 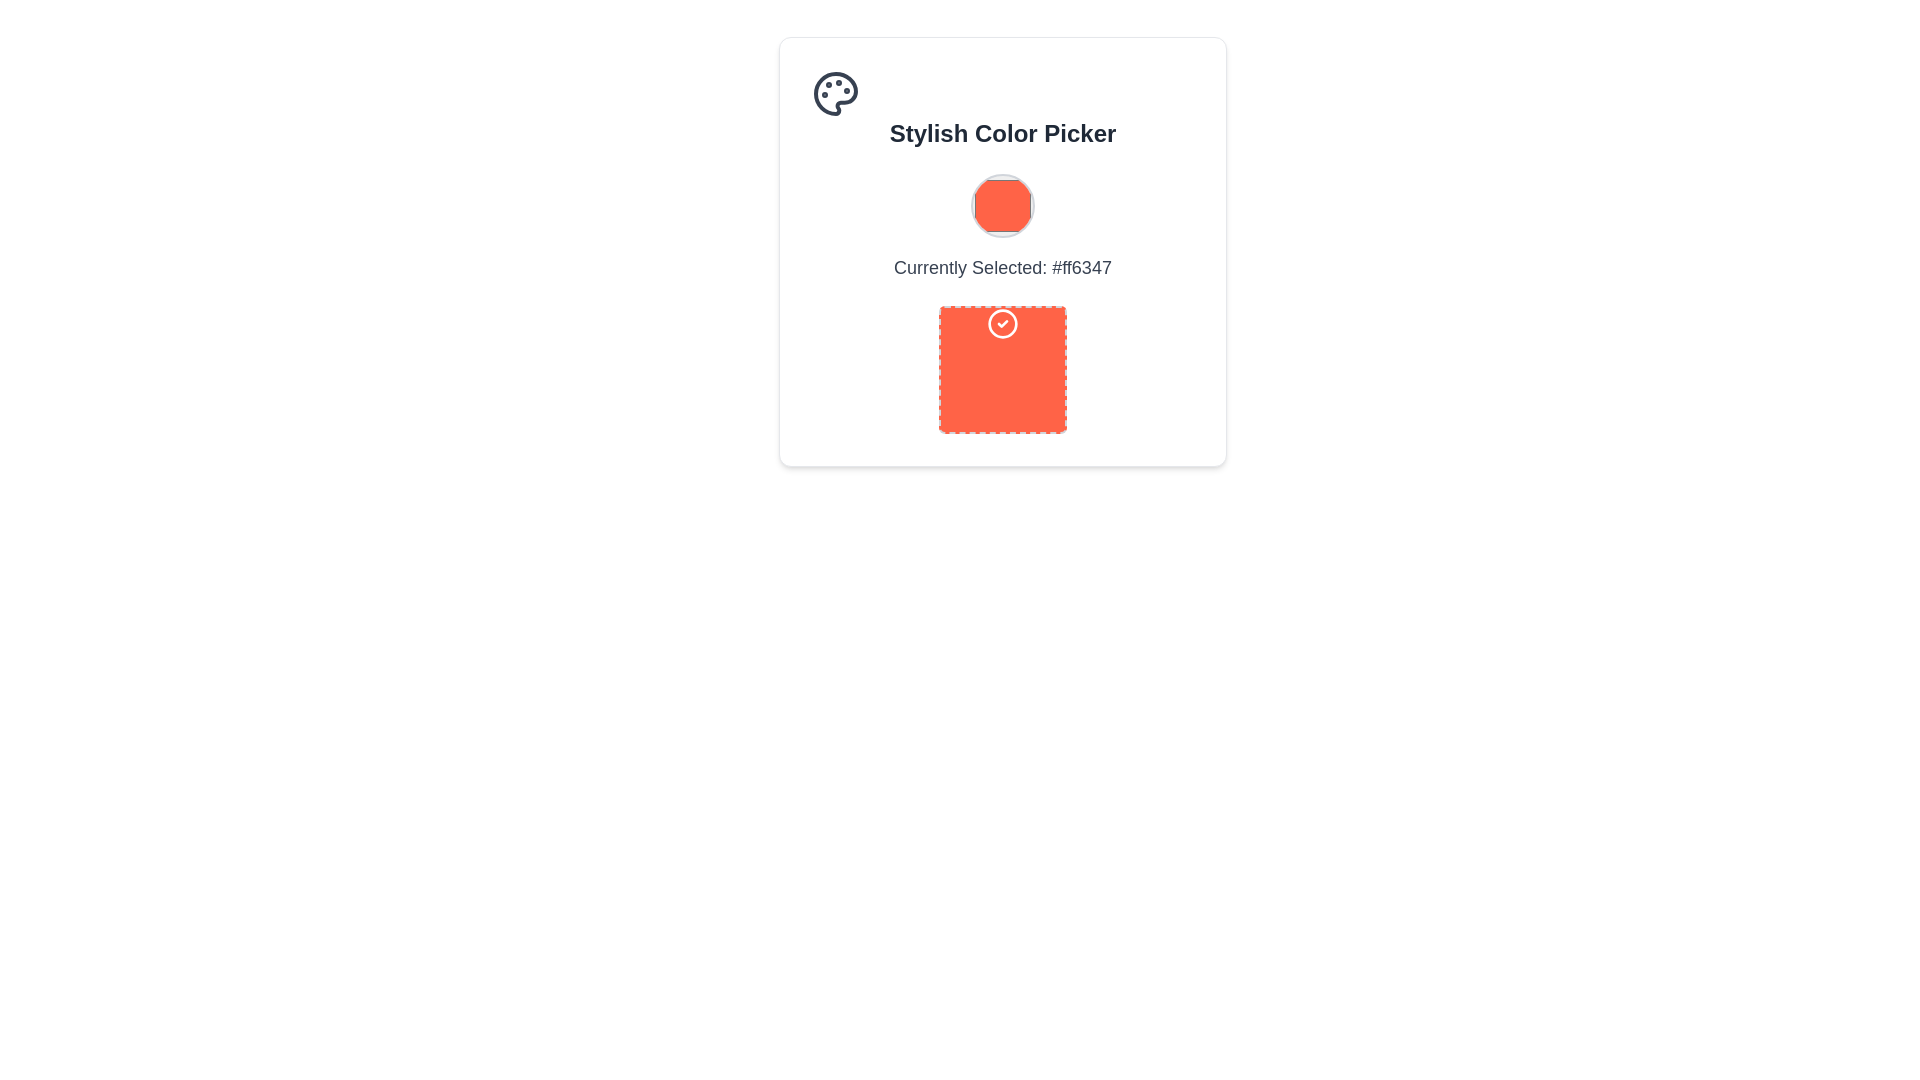 I want to click on the static visual indicator that represents the currently selected color option, which includes a solid color and a checkmark, located below the text 'Currently Selected: #ff6347', so click(x=1003, y=370).